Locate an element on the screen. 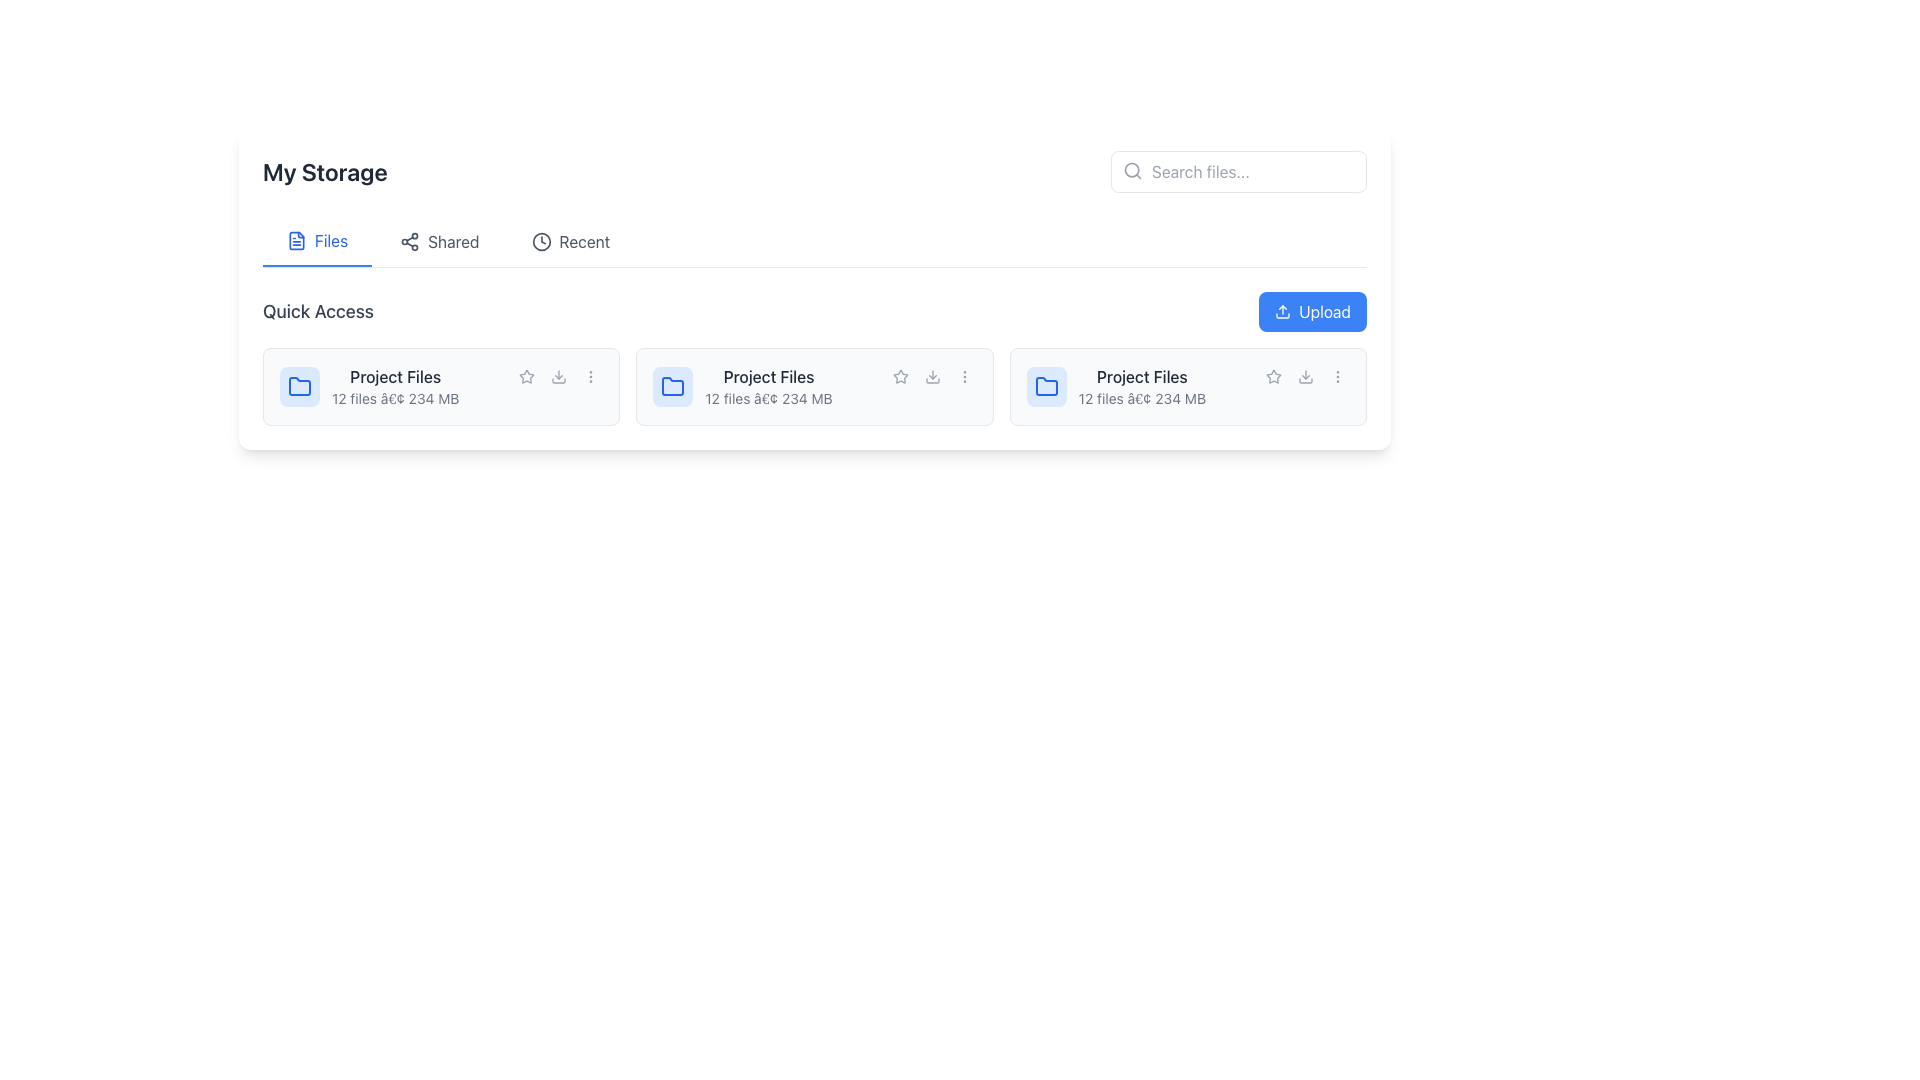 This screenshot has height=1080, width=1920. the star icon button located next to 'Project Files' in the Quick Access section is located at coordinates (527, 377).